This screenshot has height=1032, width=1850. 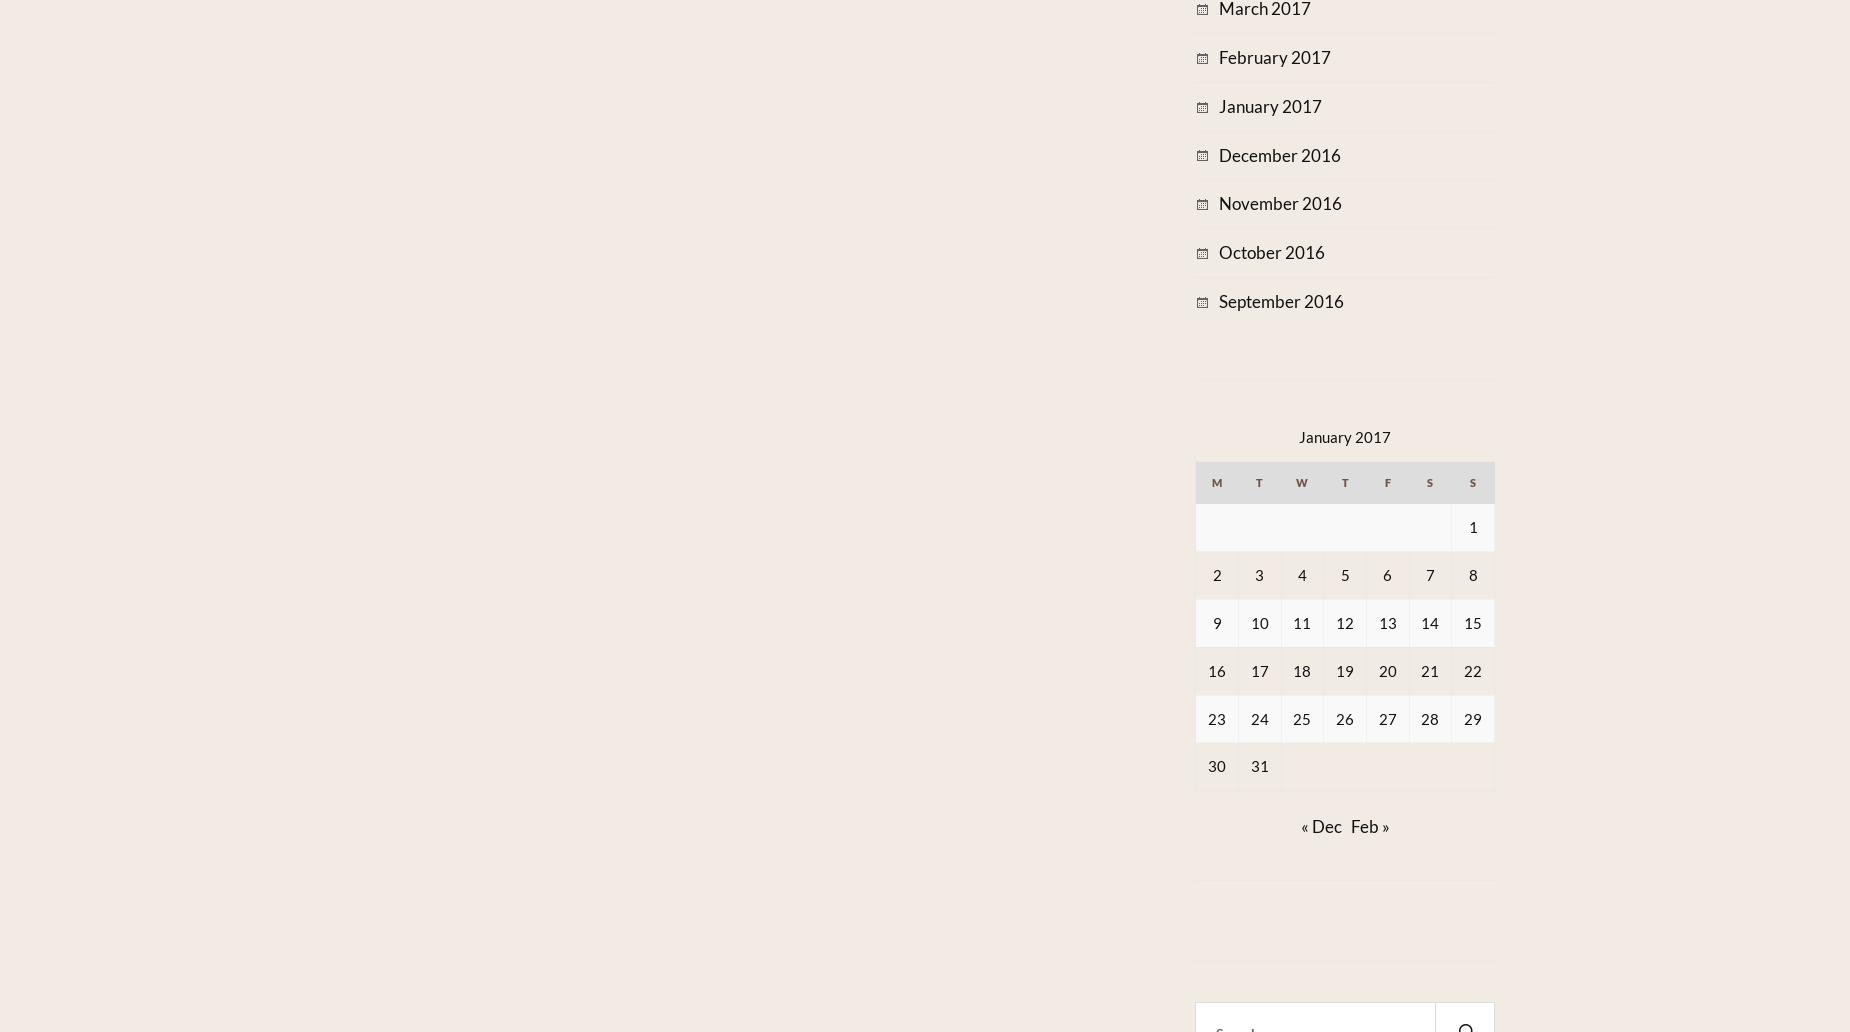 I want to click on '7', so click(x=1429, y=575).